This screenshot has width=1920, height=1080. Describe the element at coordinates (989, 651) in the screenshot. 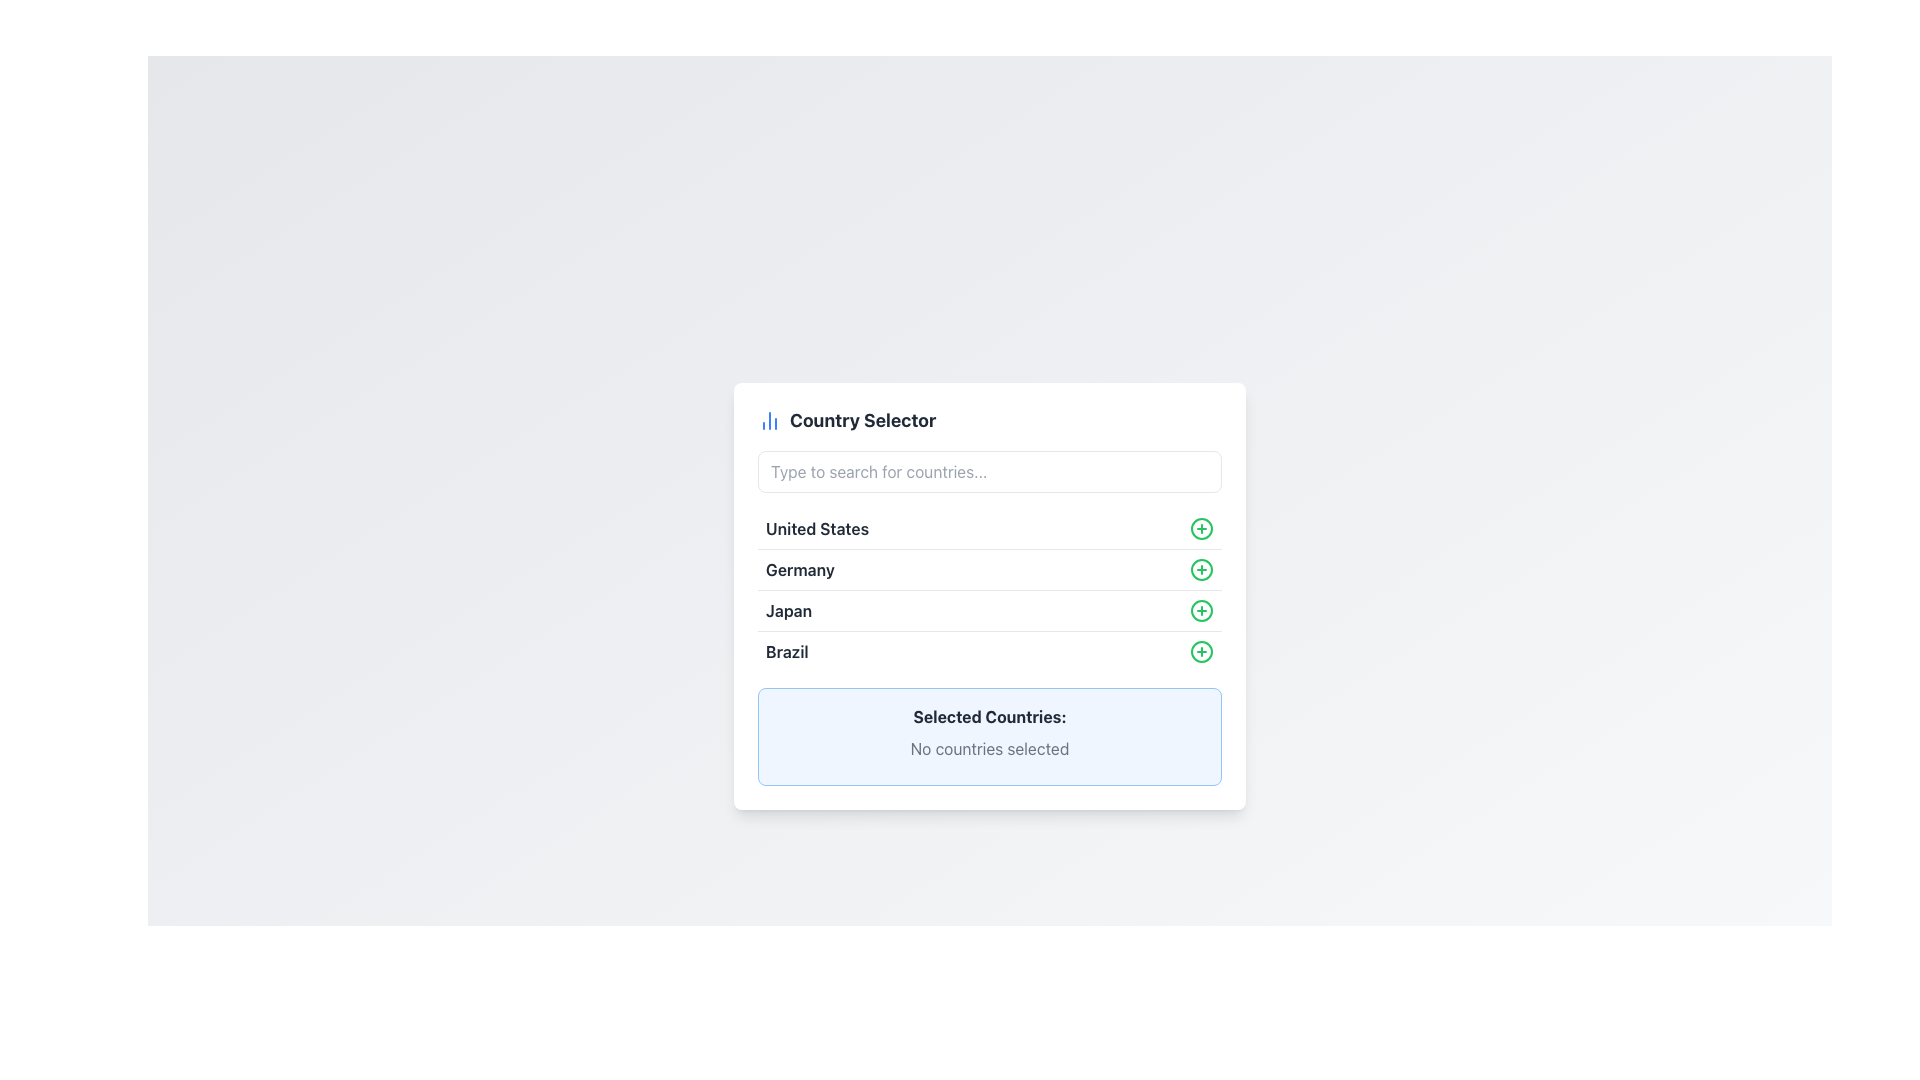

I see `the list item labeled 'Brazil' in the country selector interface` at that location.